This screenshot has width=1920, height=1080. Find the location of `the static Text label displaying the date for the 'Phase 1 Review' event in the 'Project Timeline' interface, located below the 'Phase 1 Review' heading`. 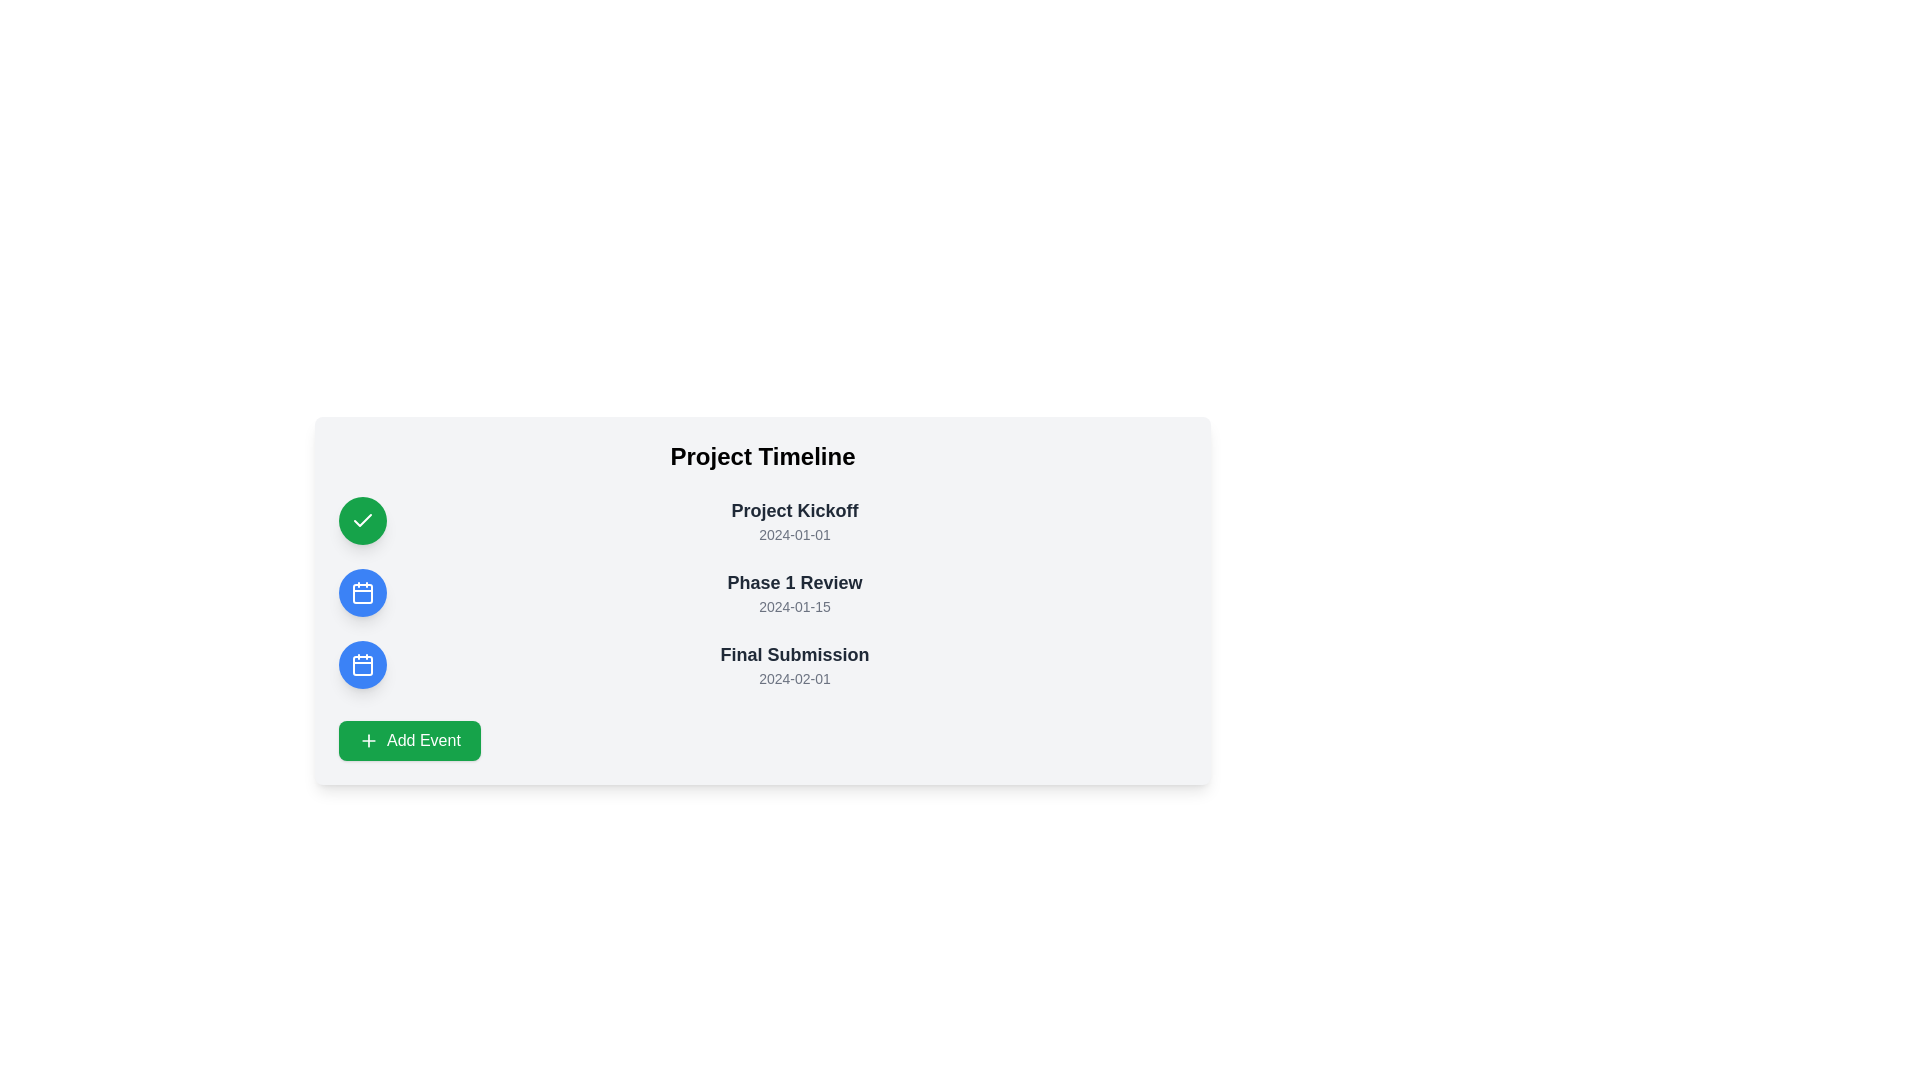

the static Text label displaying the date for the 'Phase 1 Review' event in the 'Project Timeline' interface, located below the 'Phase 1 Review' heading is located at coordinates (794, 605).